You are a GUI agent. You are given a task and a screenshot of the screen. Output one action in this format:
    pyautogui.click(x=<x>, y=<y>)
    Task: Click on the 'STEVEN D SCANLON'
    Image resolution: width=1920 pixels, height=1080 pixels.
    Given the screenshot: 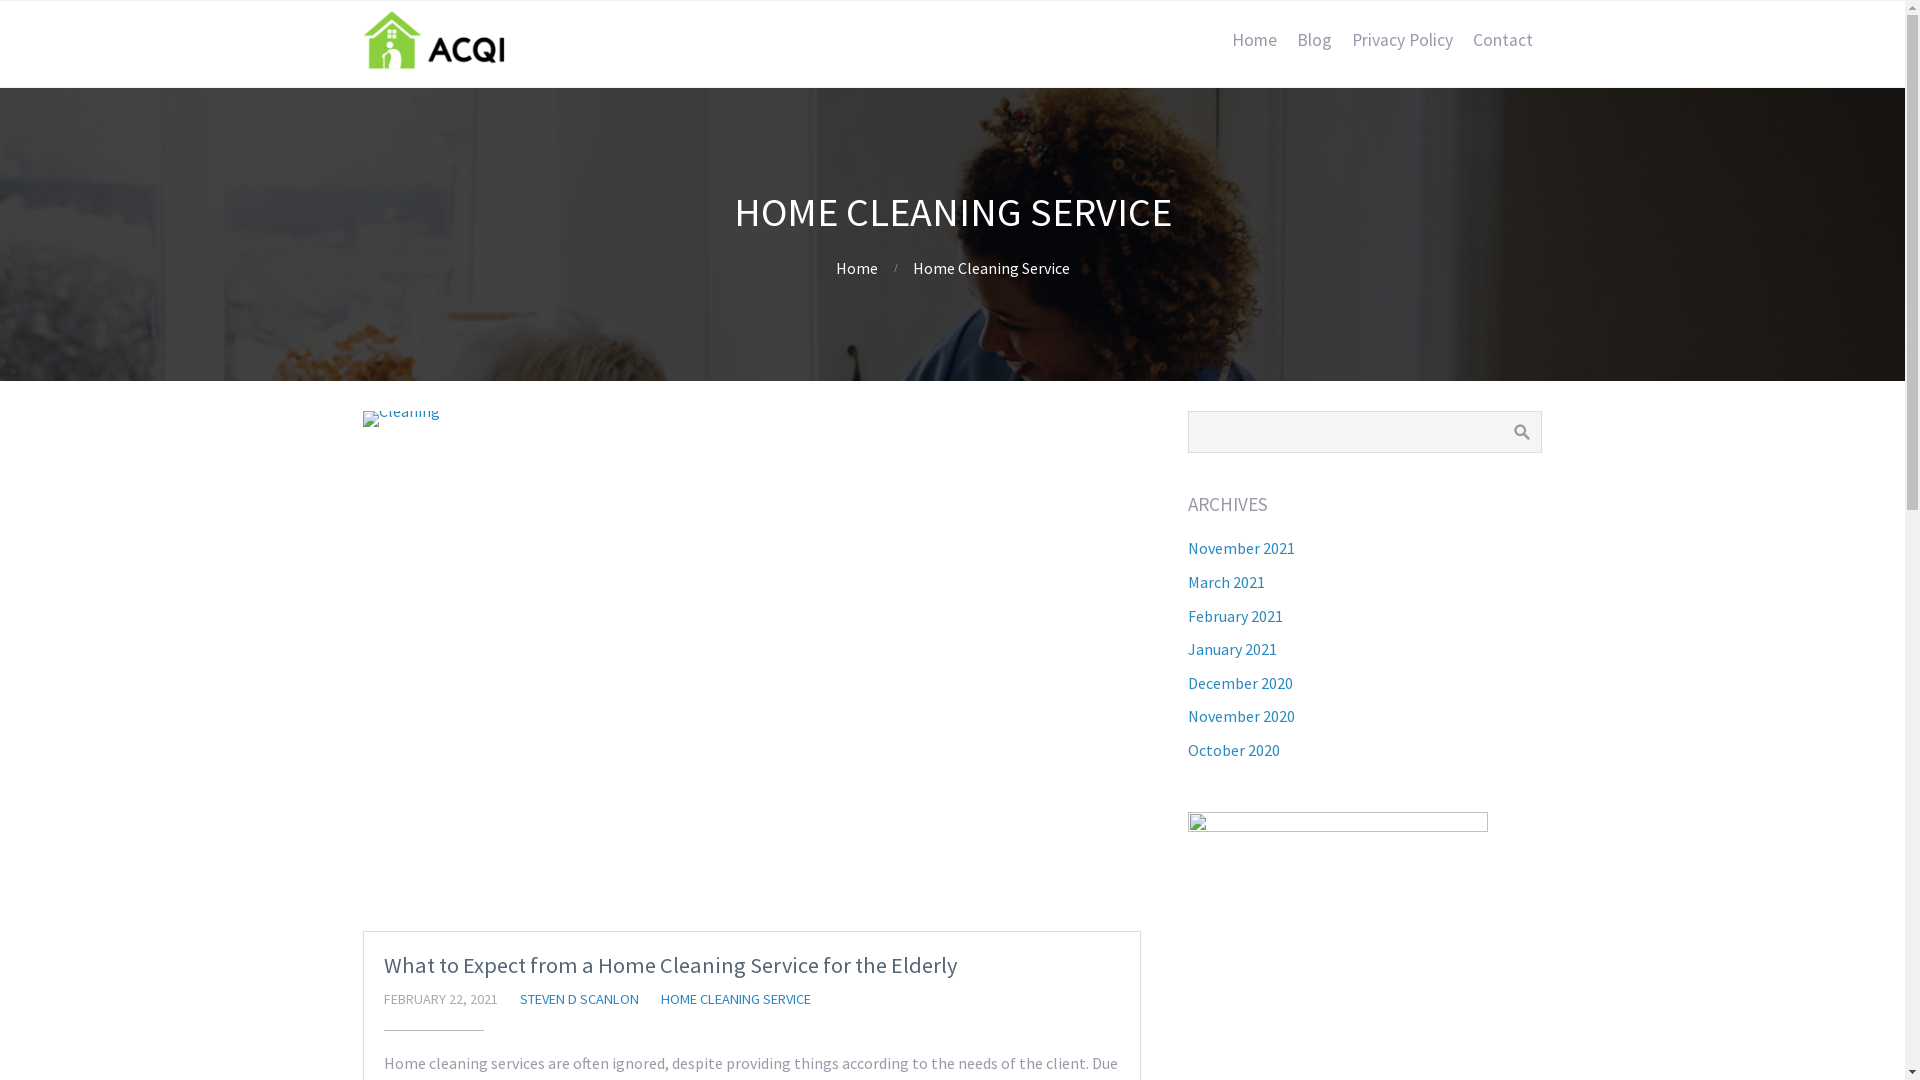 What is the action you would take?
    pyautogui.click(x=578, y=999)
    